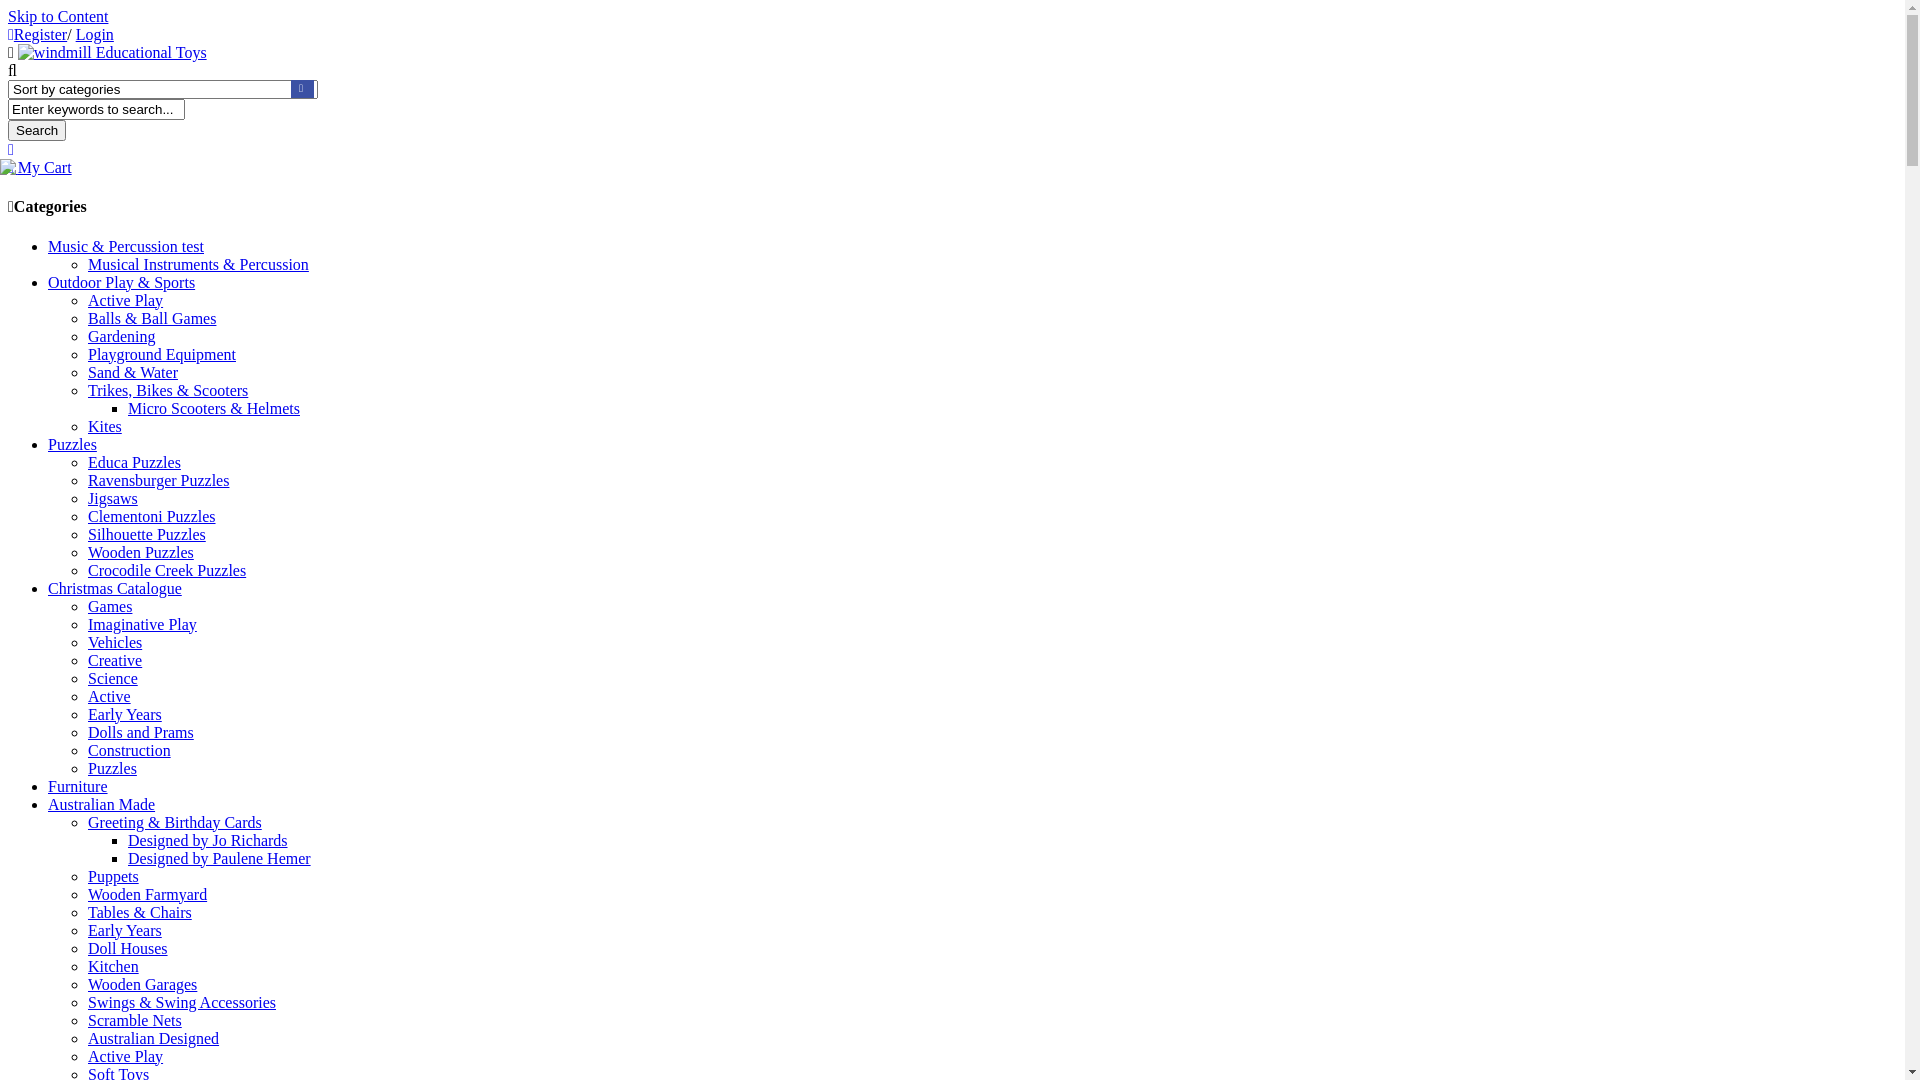  I want to click on 'My Cart', so click(8, 166).